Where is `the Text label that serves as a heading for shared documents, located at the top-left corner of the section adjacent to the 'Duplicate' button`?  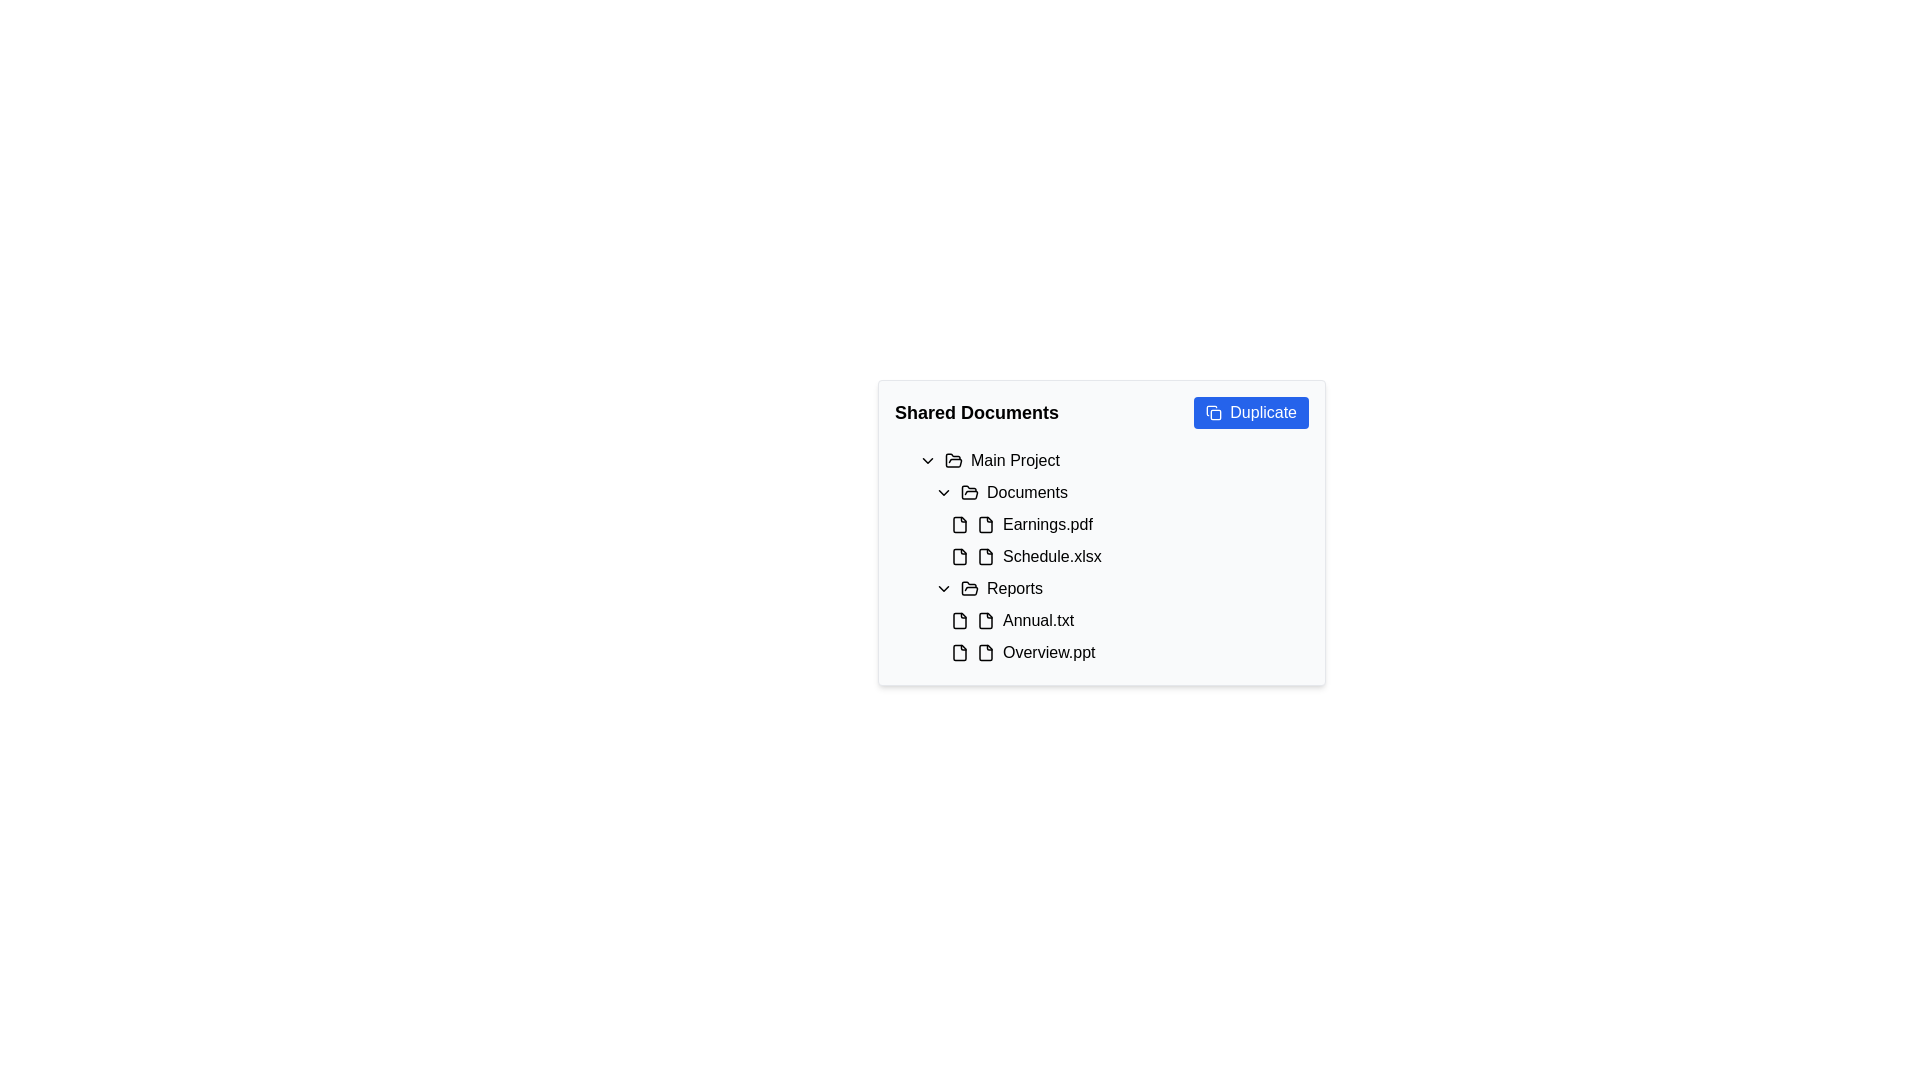 the Text label that serves as a heading for shared documents, located at the top-left corner of the section adjacent to the 'Duplicate' button is located at coordinates (977, 411).